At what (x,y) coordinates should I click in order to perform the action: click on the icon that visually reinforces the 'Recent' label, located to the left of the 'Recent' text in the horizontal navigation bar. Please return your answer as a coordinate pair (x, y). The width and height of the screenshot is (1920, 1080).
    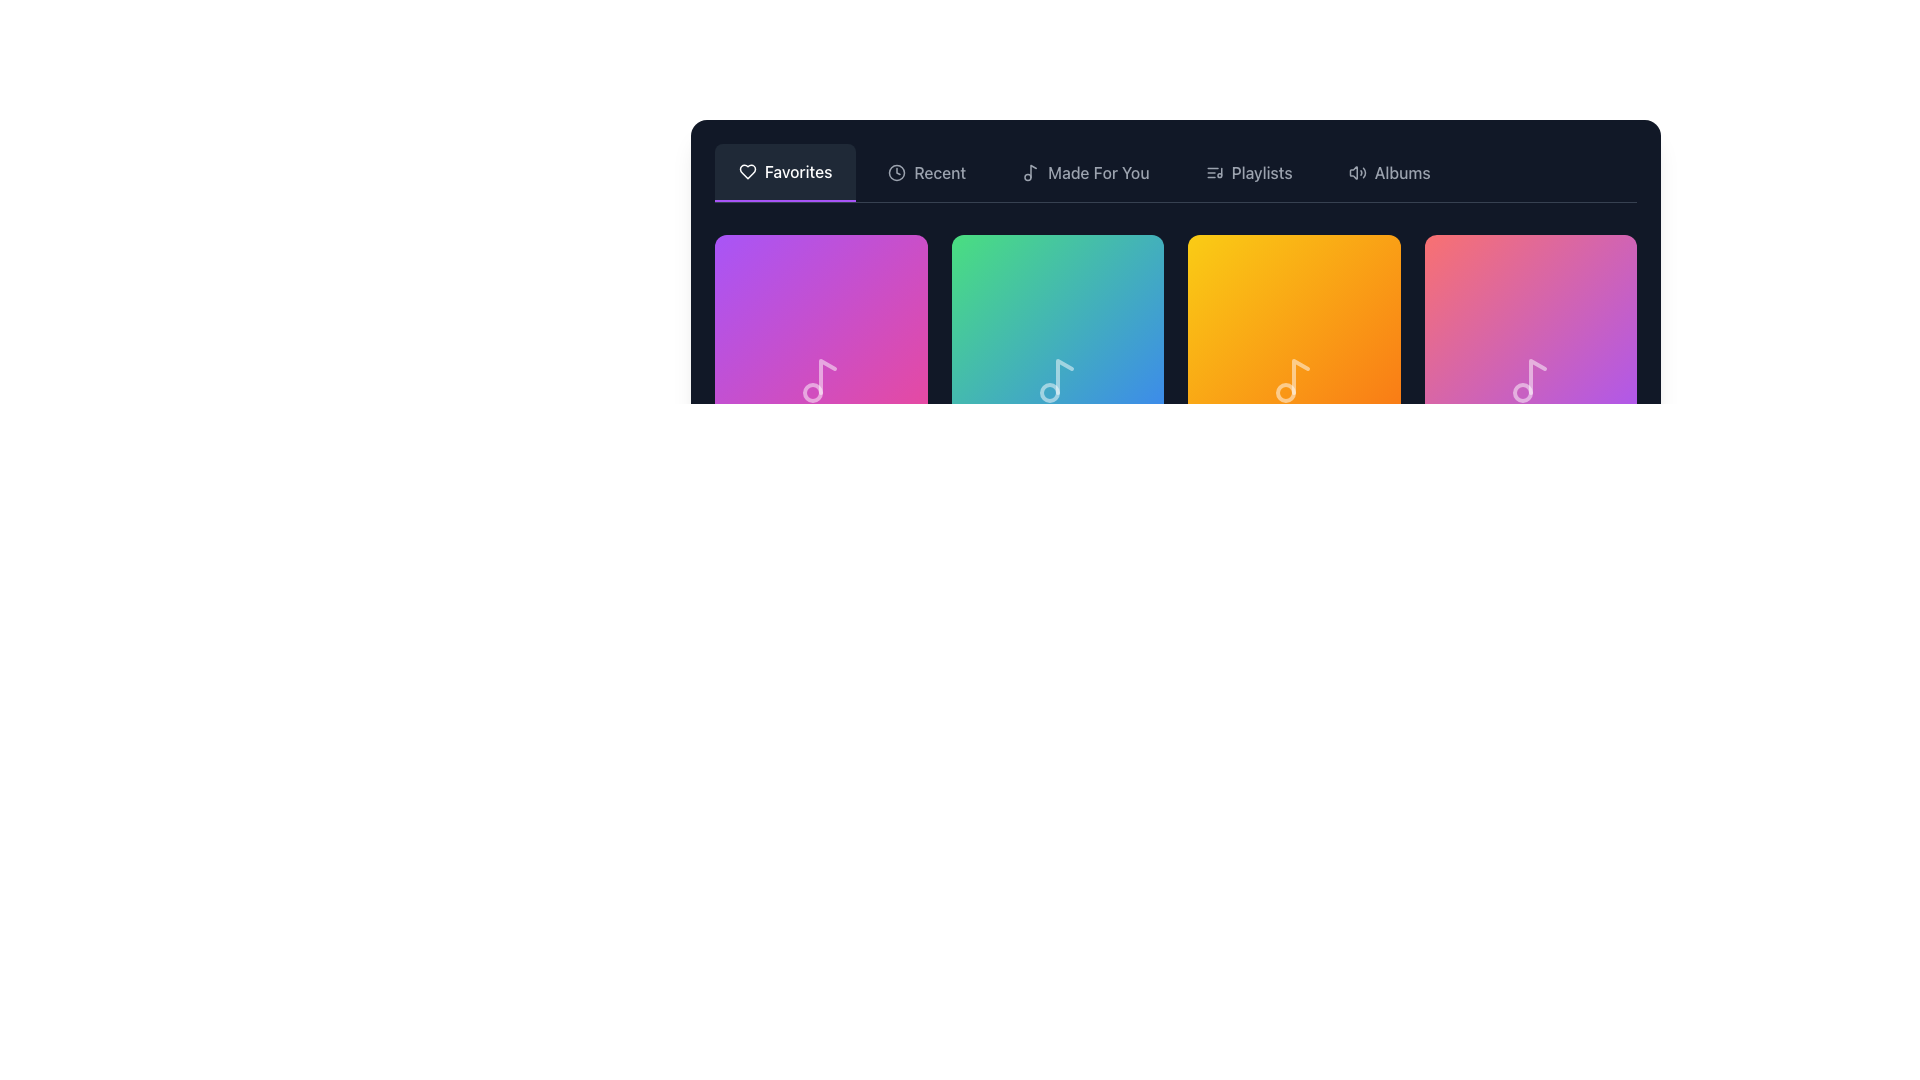
    Looking at the image, I should click on (896, 172).